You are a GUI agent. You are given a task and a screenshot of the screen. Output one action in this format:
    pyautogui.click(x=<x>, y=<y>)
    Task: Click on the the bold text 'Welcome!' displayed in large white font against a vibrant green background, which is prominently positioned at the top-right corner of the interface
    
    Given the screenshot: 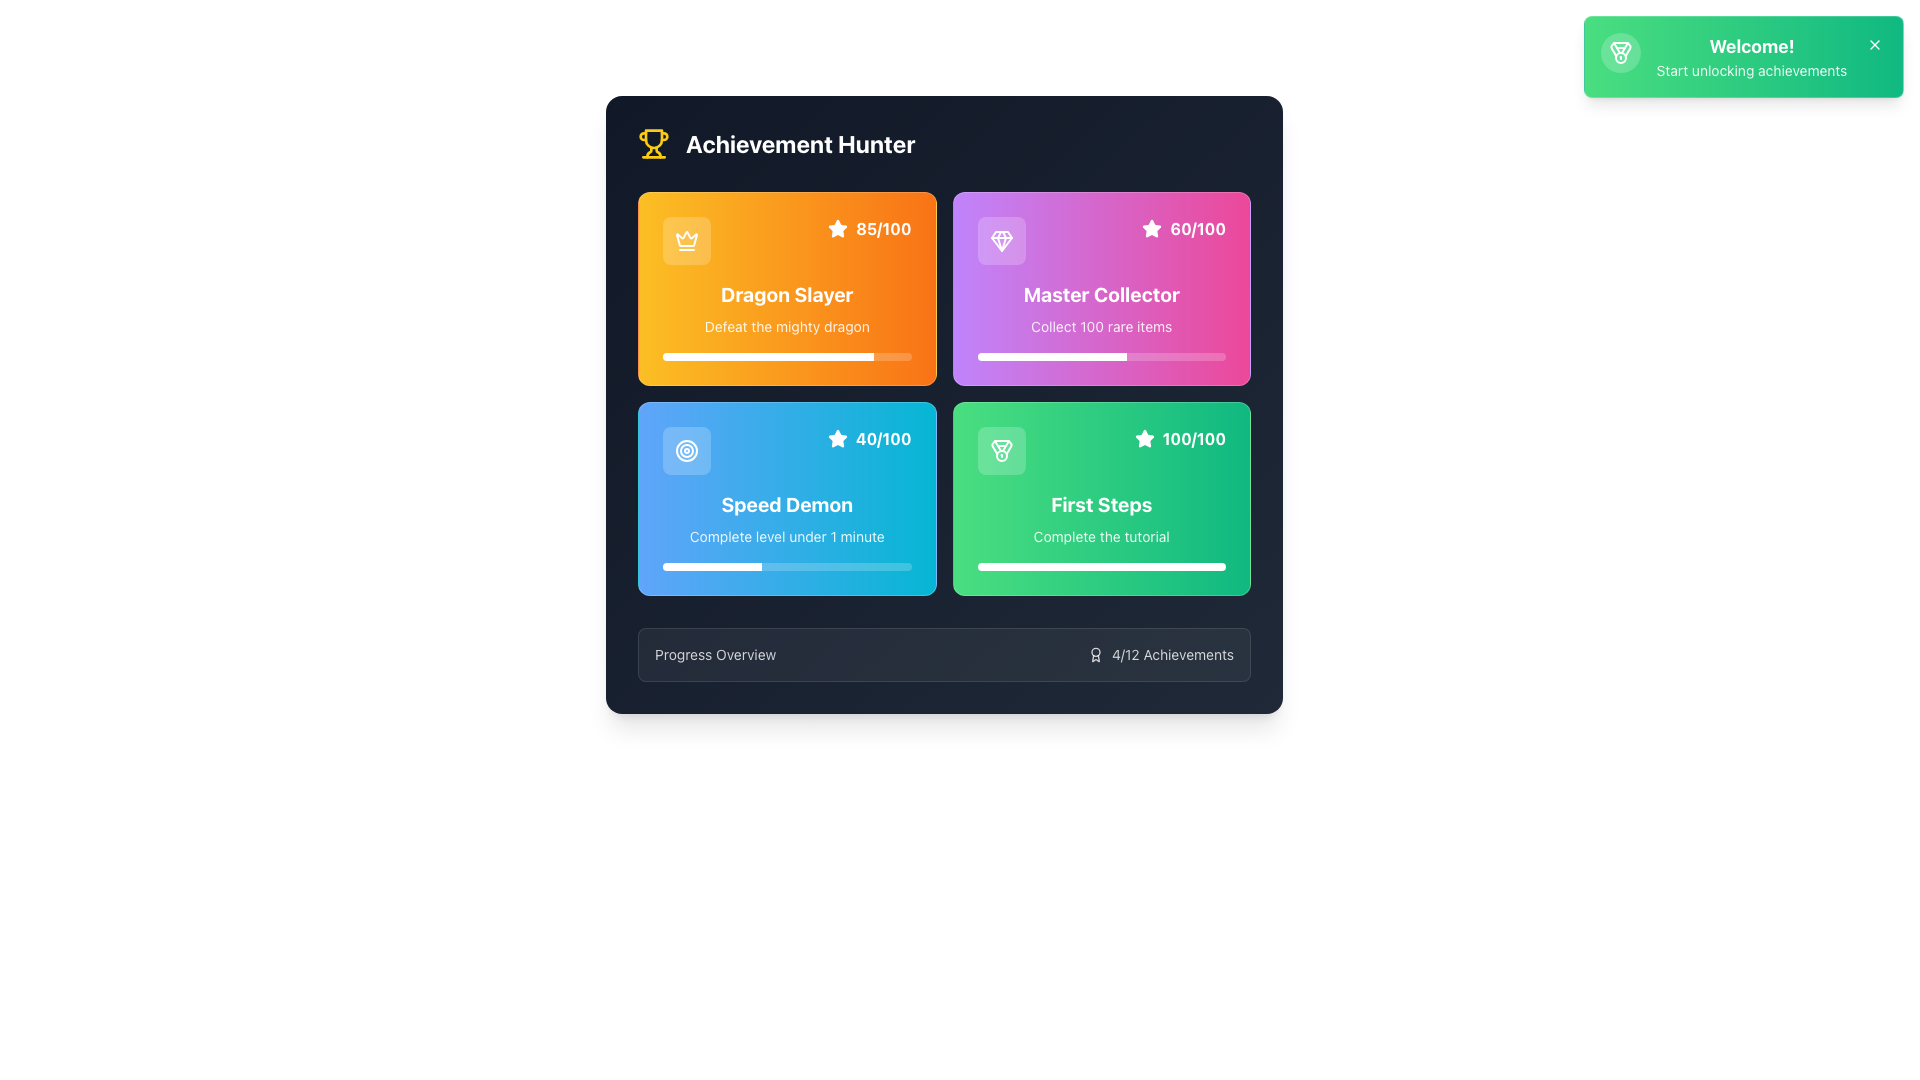 What is the action you would take?
    pyautogui.click(x=1751, y=45)
    